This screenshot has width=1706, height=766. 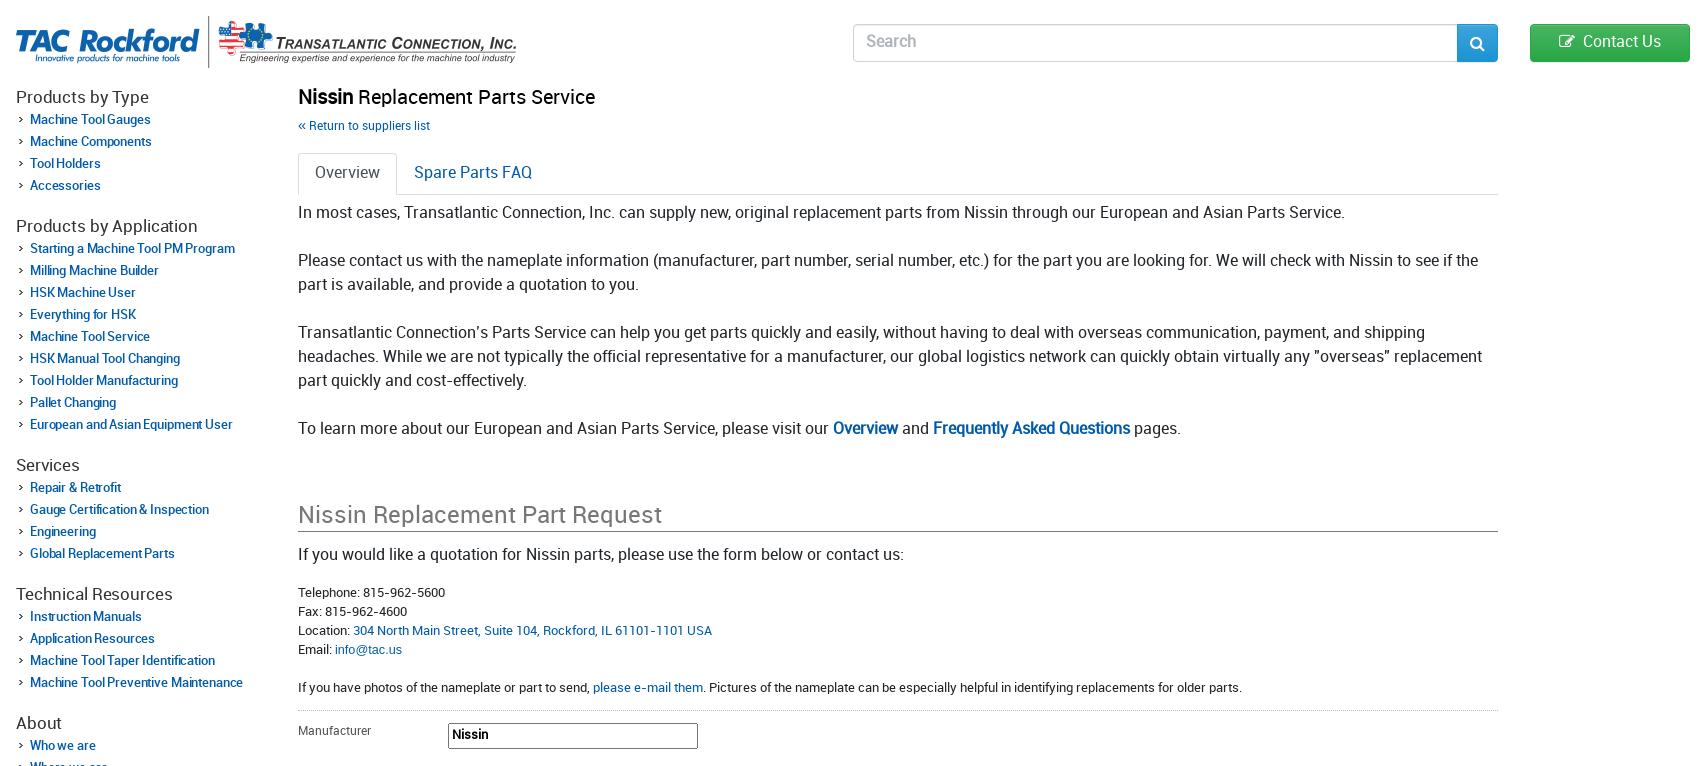 What do you see at coordinates (102, 551) in the screenshot?
I see `'Global Replacement Parts'` at bounding box center [102, 551].